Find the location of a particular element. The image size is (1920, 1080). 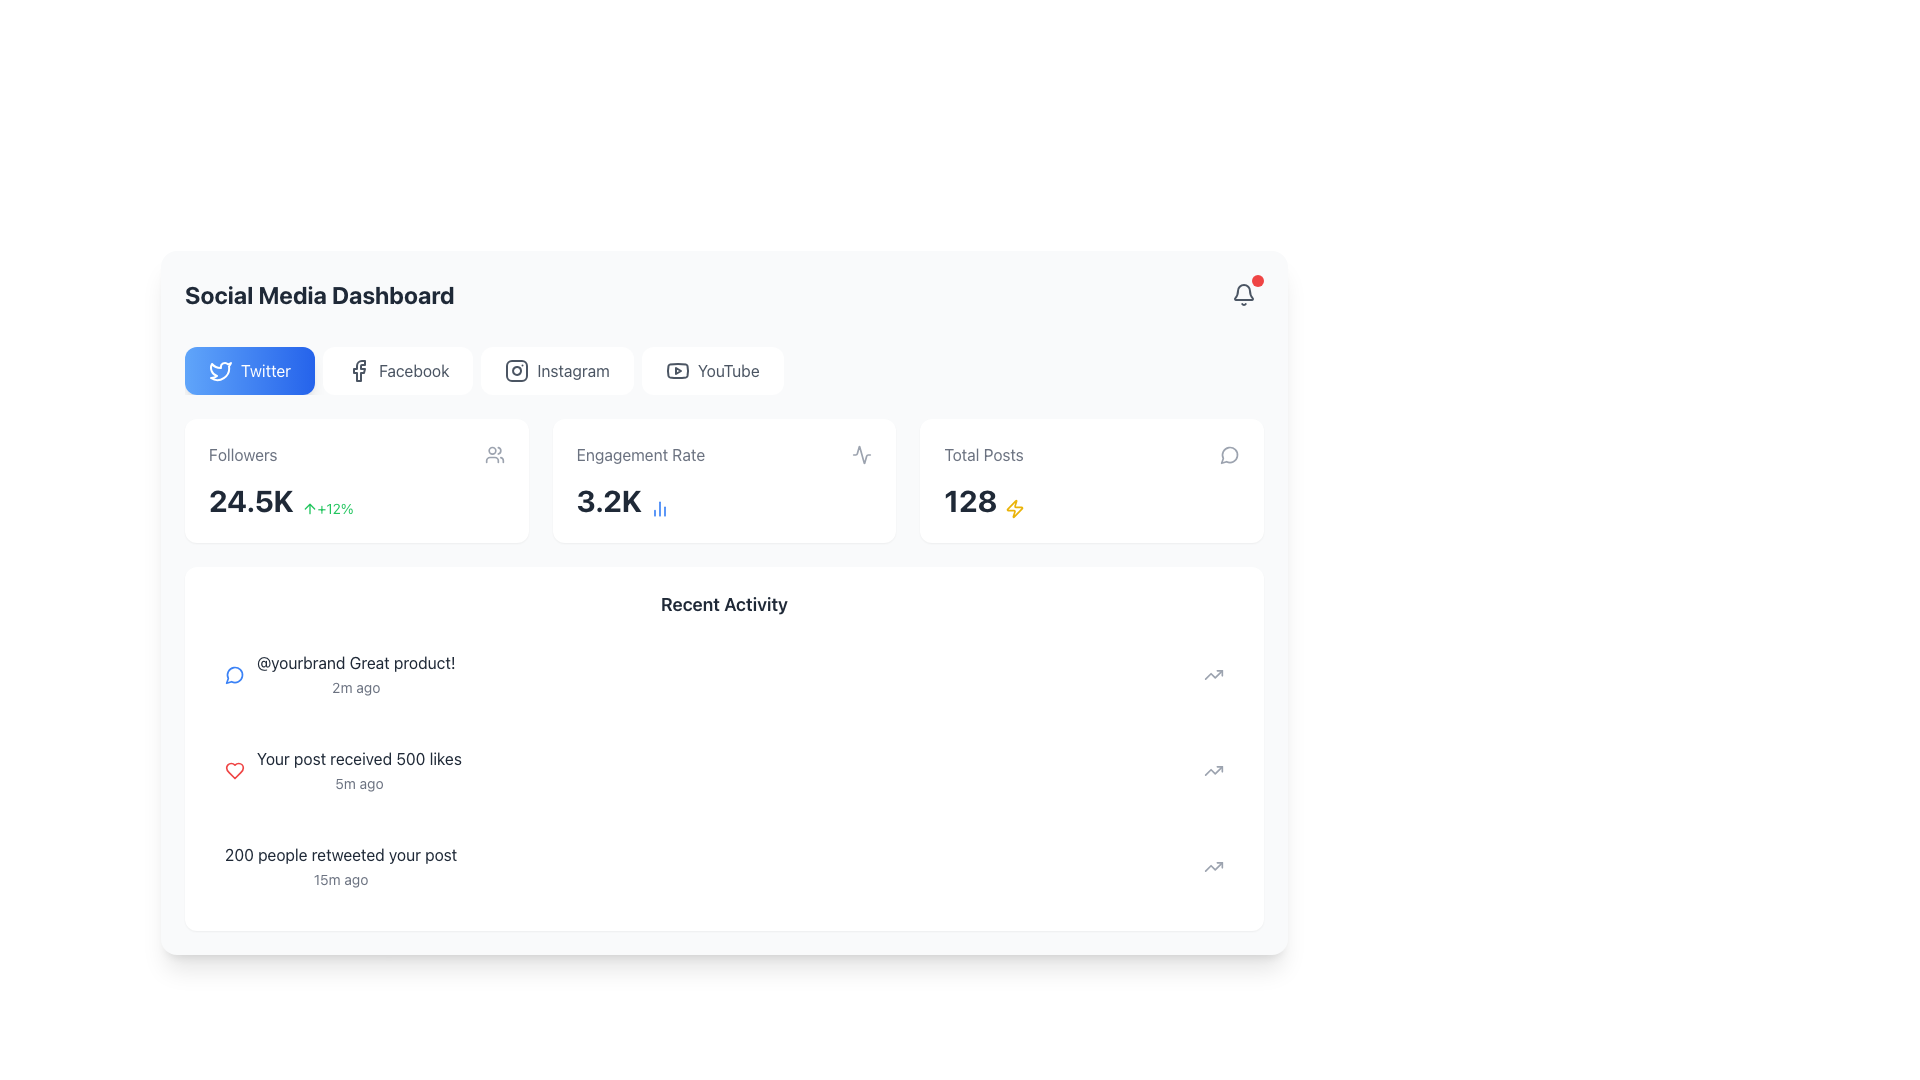

the statistical indicator displaying '24.5K' followers with a green '+12%' text and upward arrow icon is located at coordinates (356, 500).